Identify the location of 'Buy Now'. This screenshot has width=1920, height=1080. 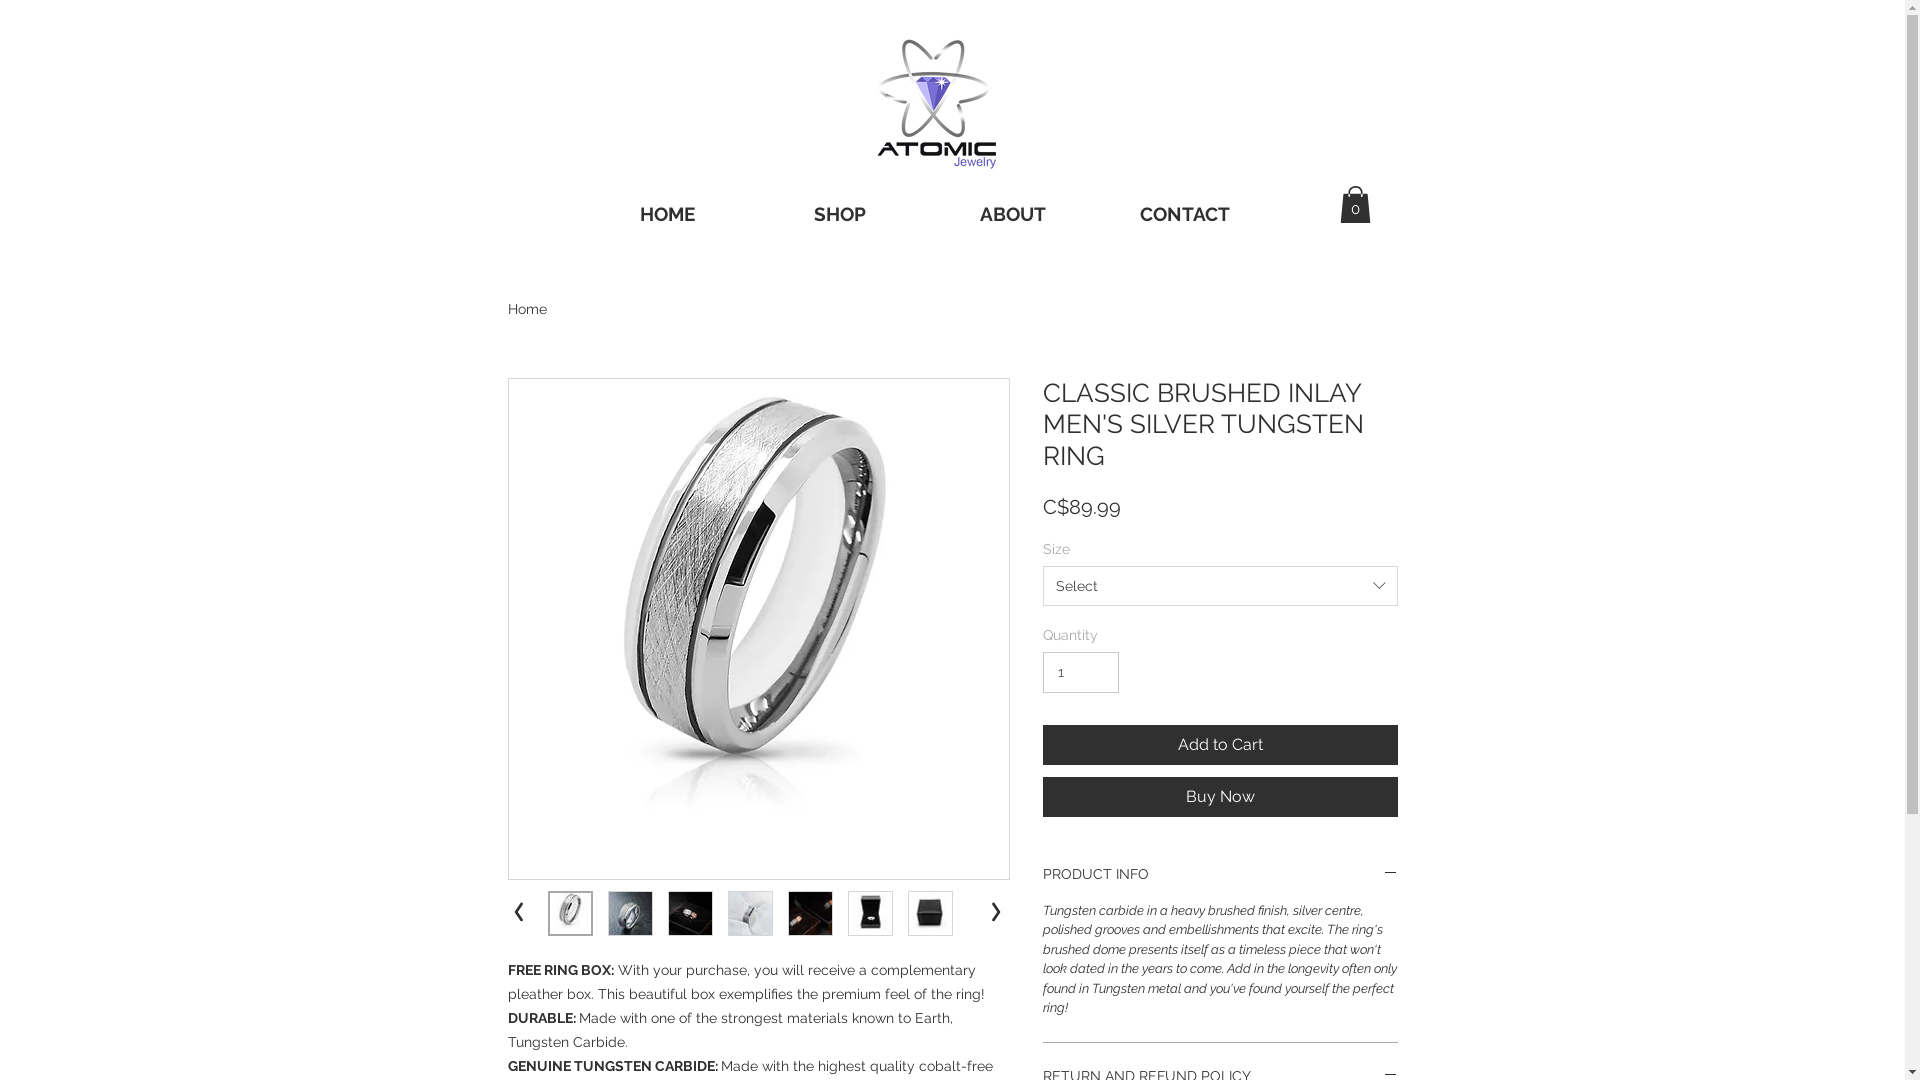
(1218, 796).